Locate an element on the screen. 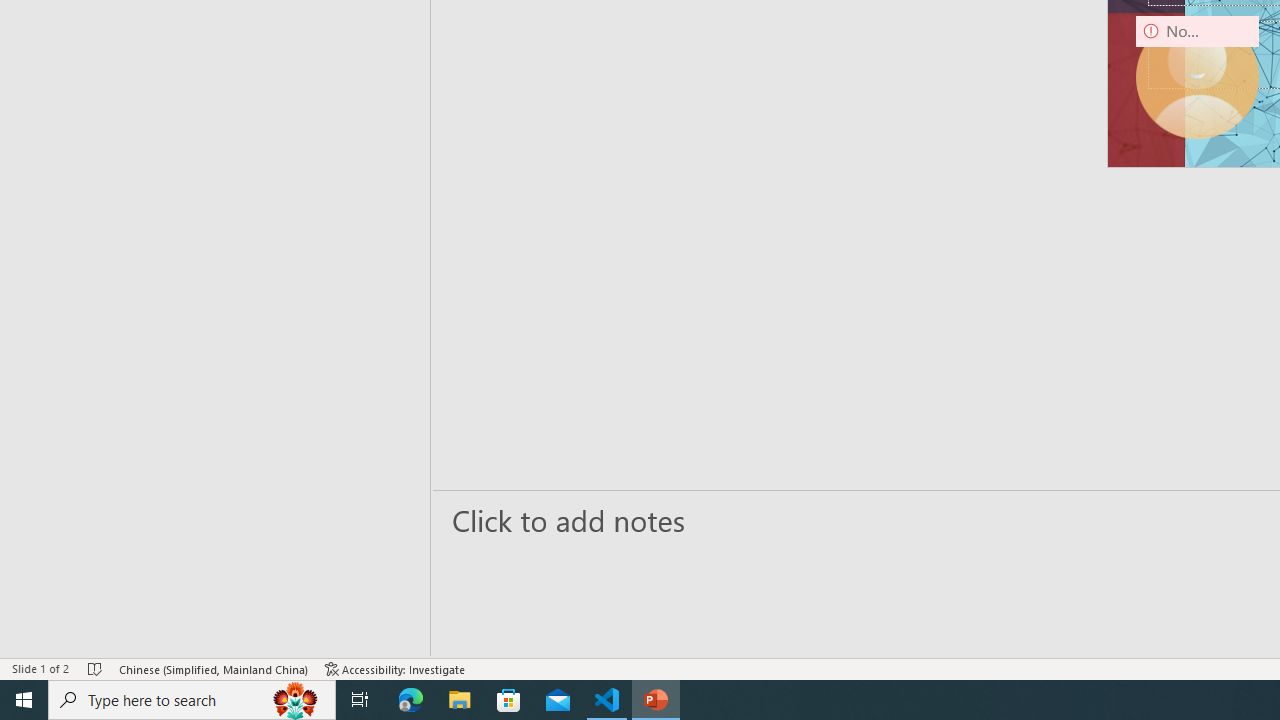  'PowerPoint - 1 running window' is located at coordinates (656, 698).